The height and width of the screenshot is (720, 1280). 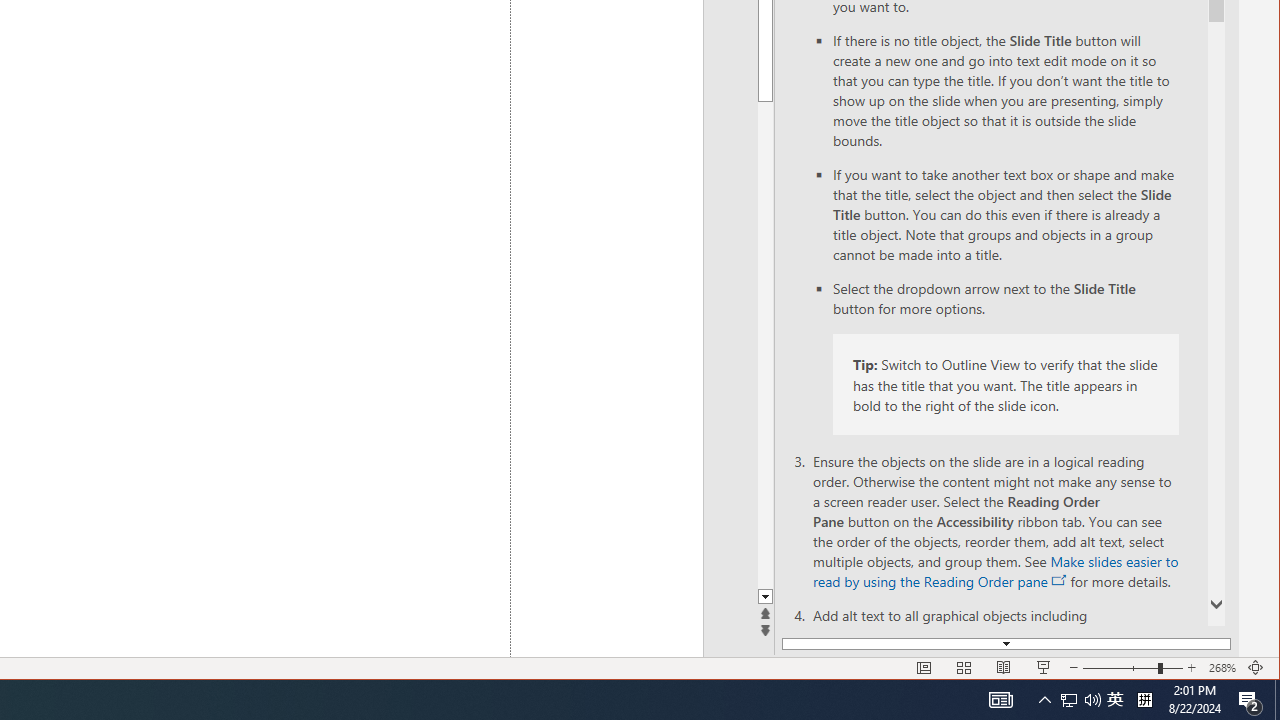 I want to click on 'Zoom 268%', so click(x=1221, y=668).